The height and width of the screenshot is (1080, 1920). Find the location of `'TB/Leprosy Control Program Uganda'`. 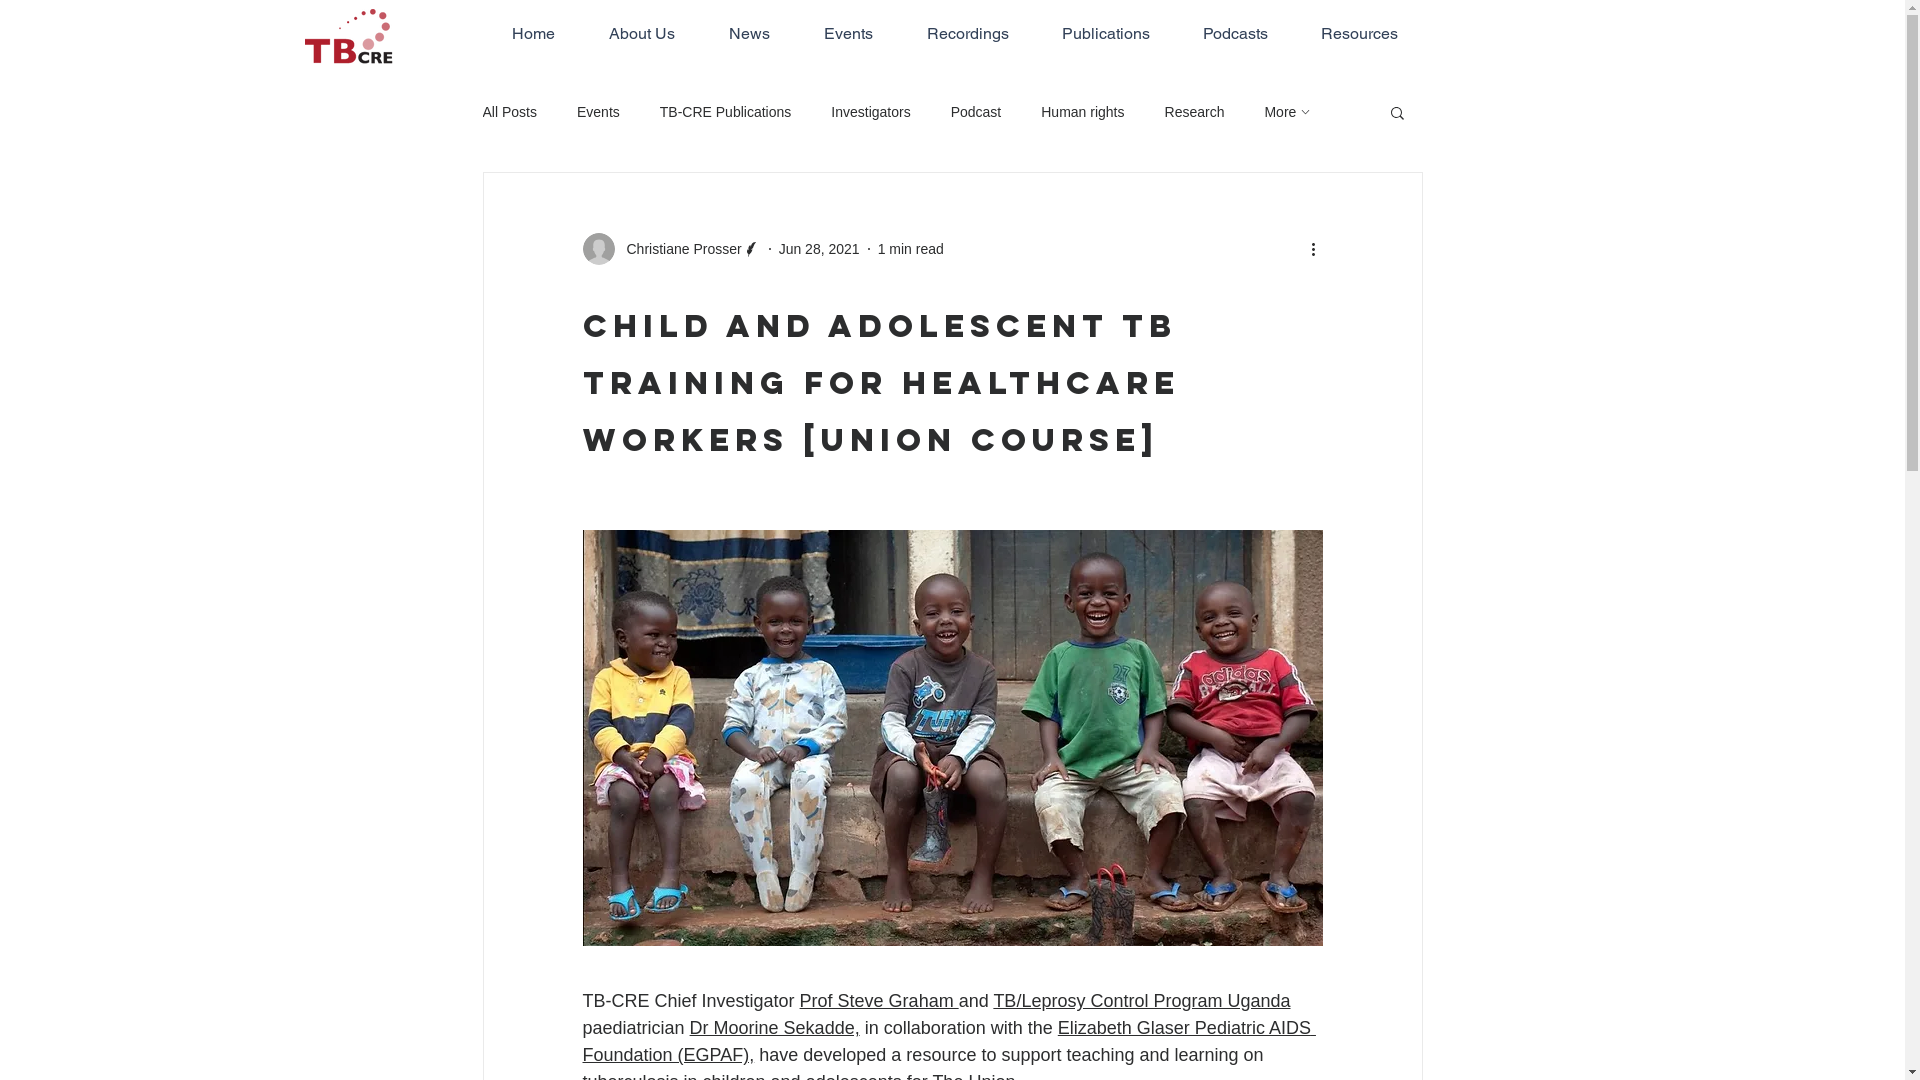

'TB/Leprosy Control Program Uganda' is located at coordinates (1141, 1001).